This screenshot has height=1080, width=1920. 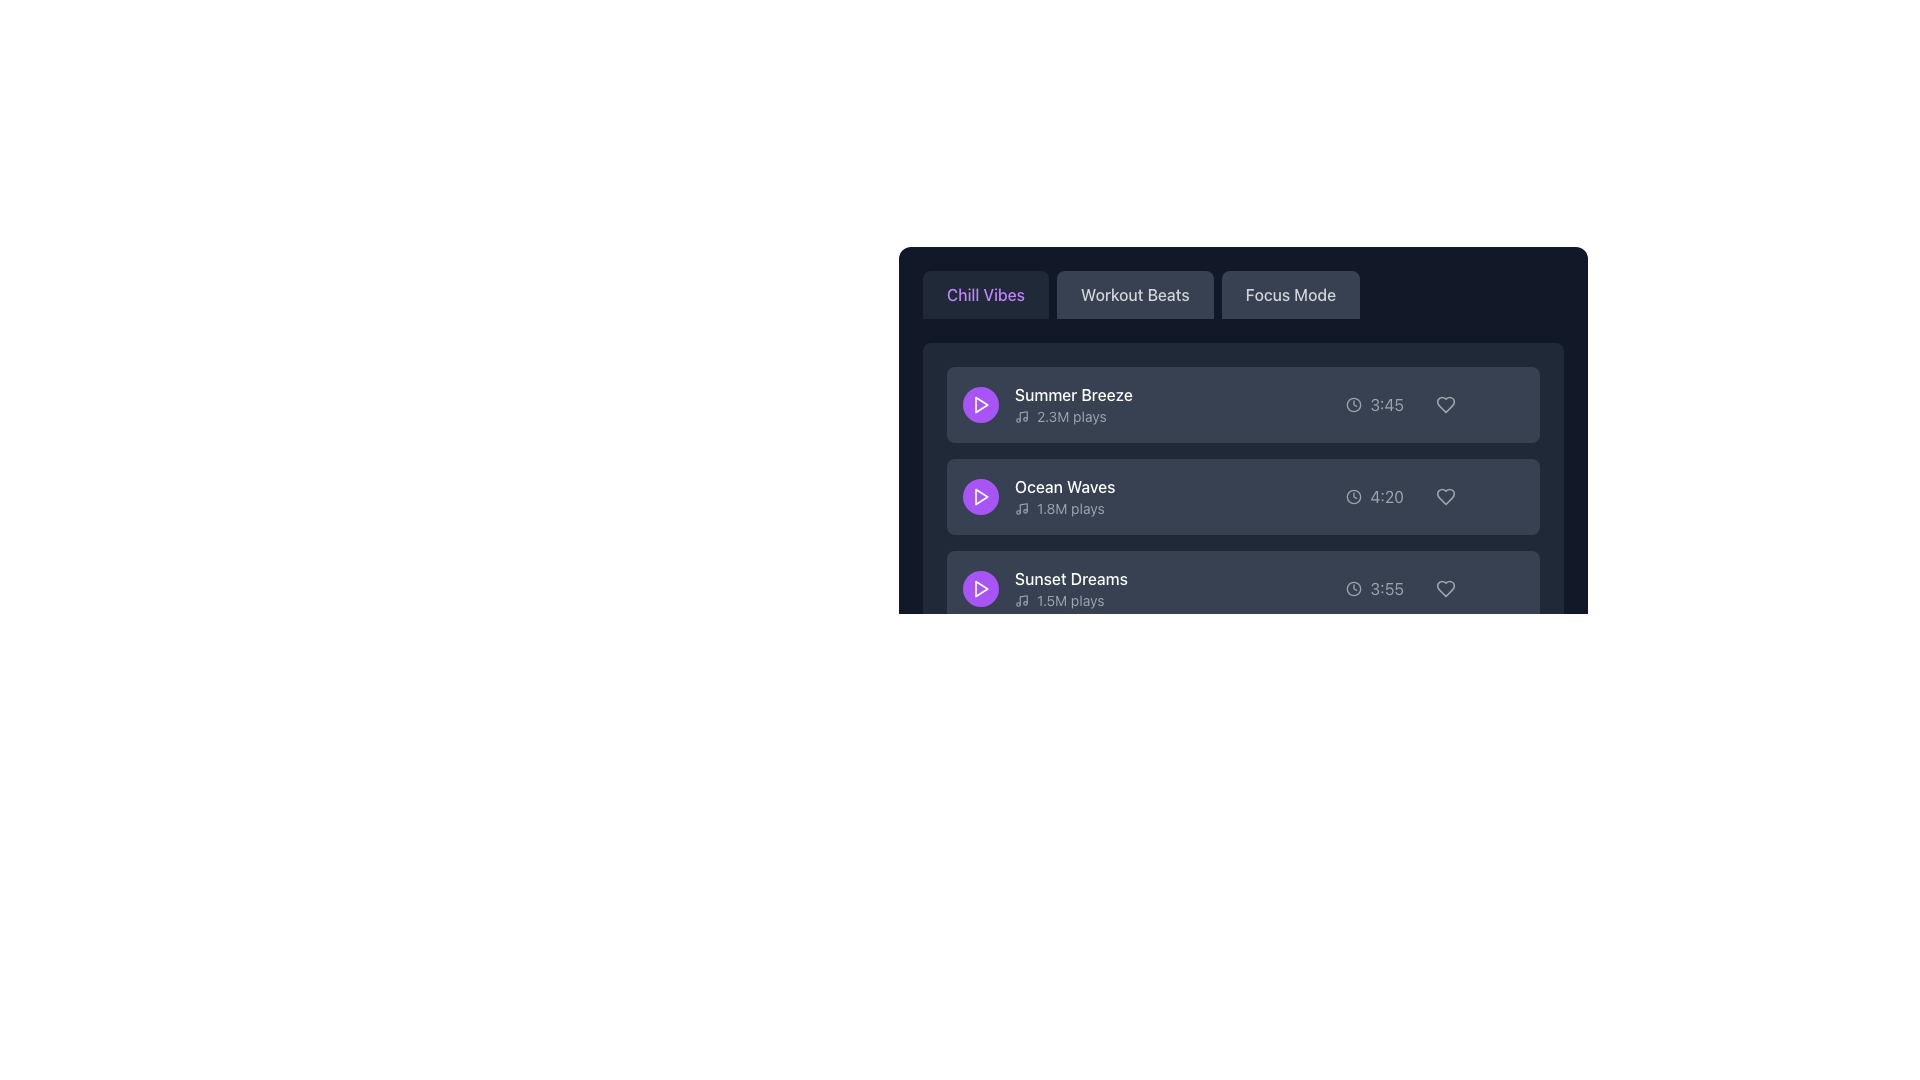 I want to click on the 'Focus Mode' button, which is the third button in a row of three buttons, so click(x=1290, y=294).